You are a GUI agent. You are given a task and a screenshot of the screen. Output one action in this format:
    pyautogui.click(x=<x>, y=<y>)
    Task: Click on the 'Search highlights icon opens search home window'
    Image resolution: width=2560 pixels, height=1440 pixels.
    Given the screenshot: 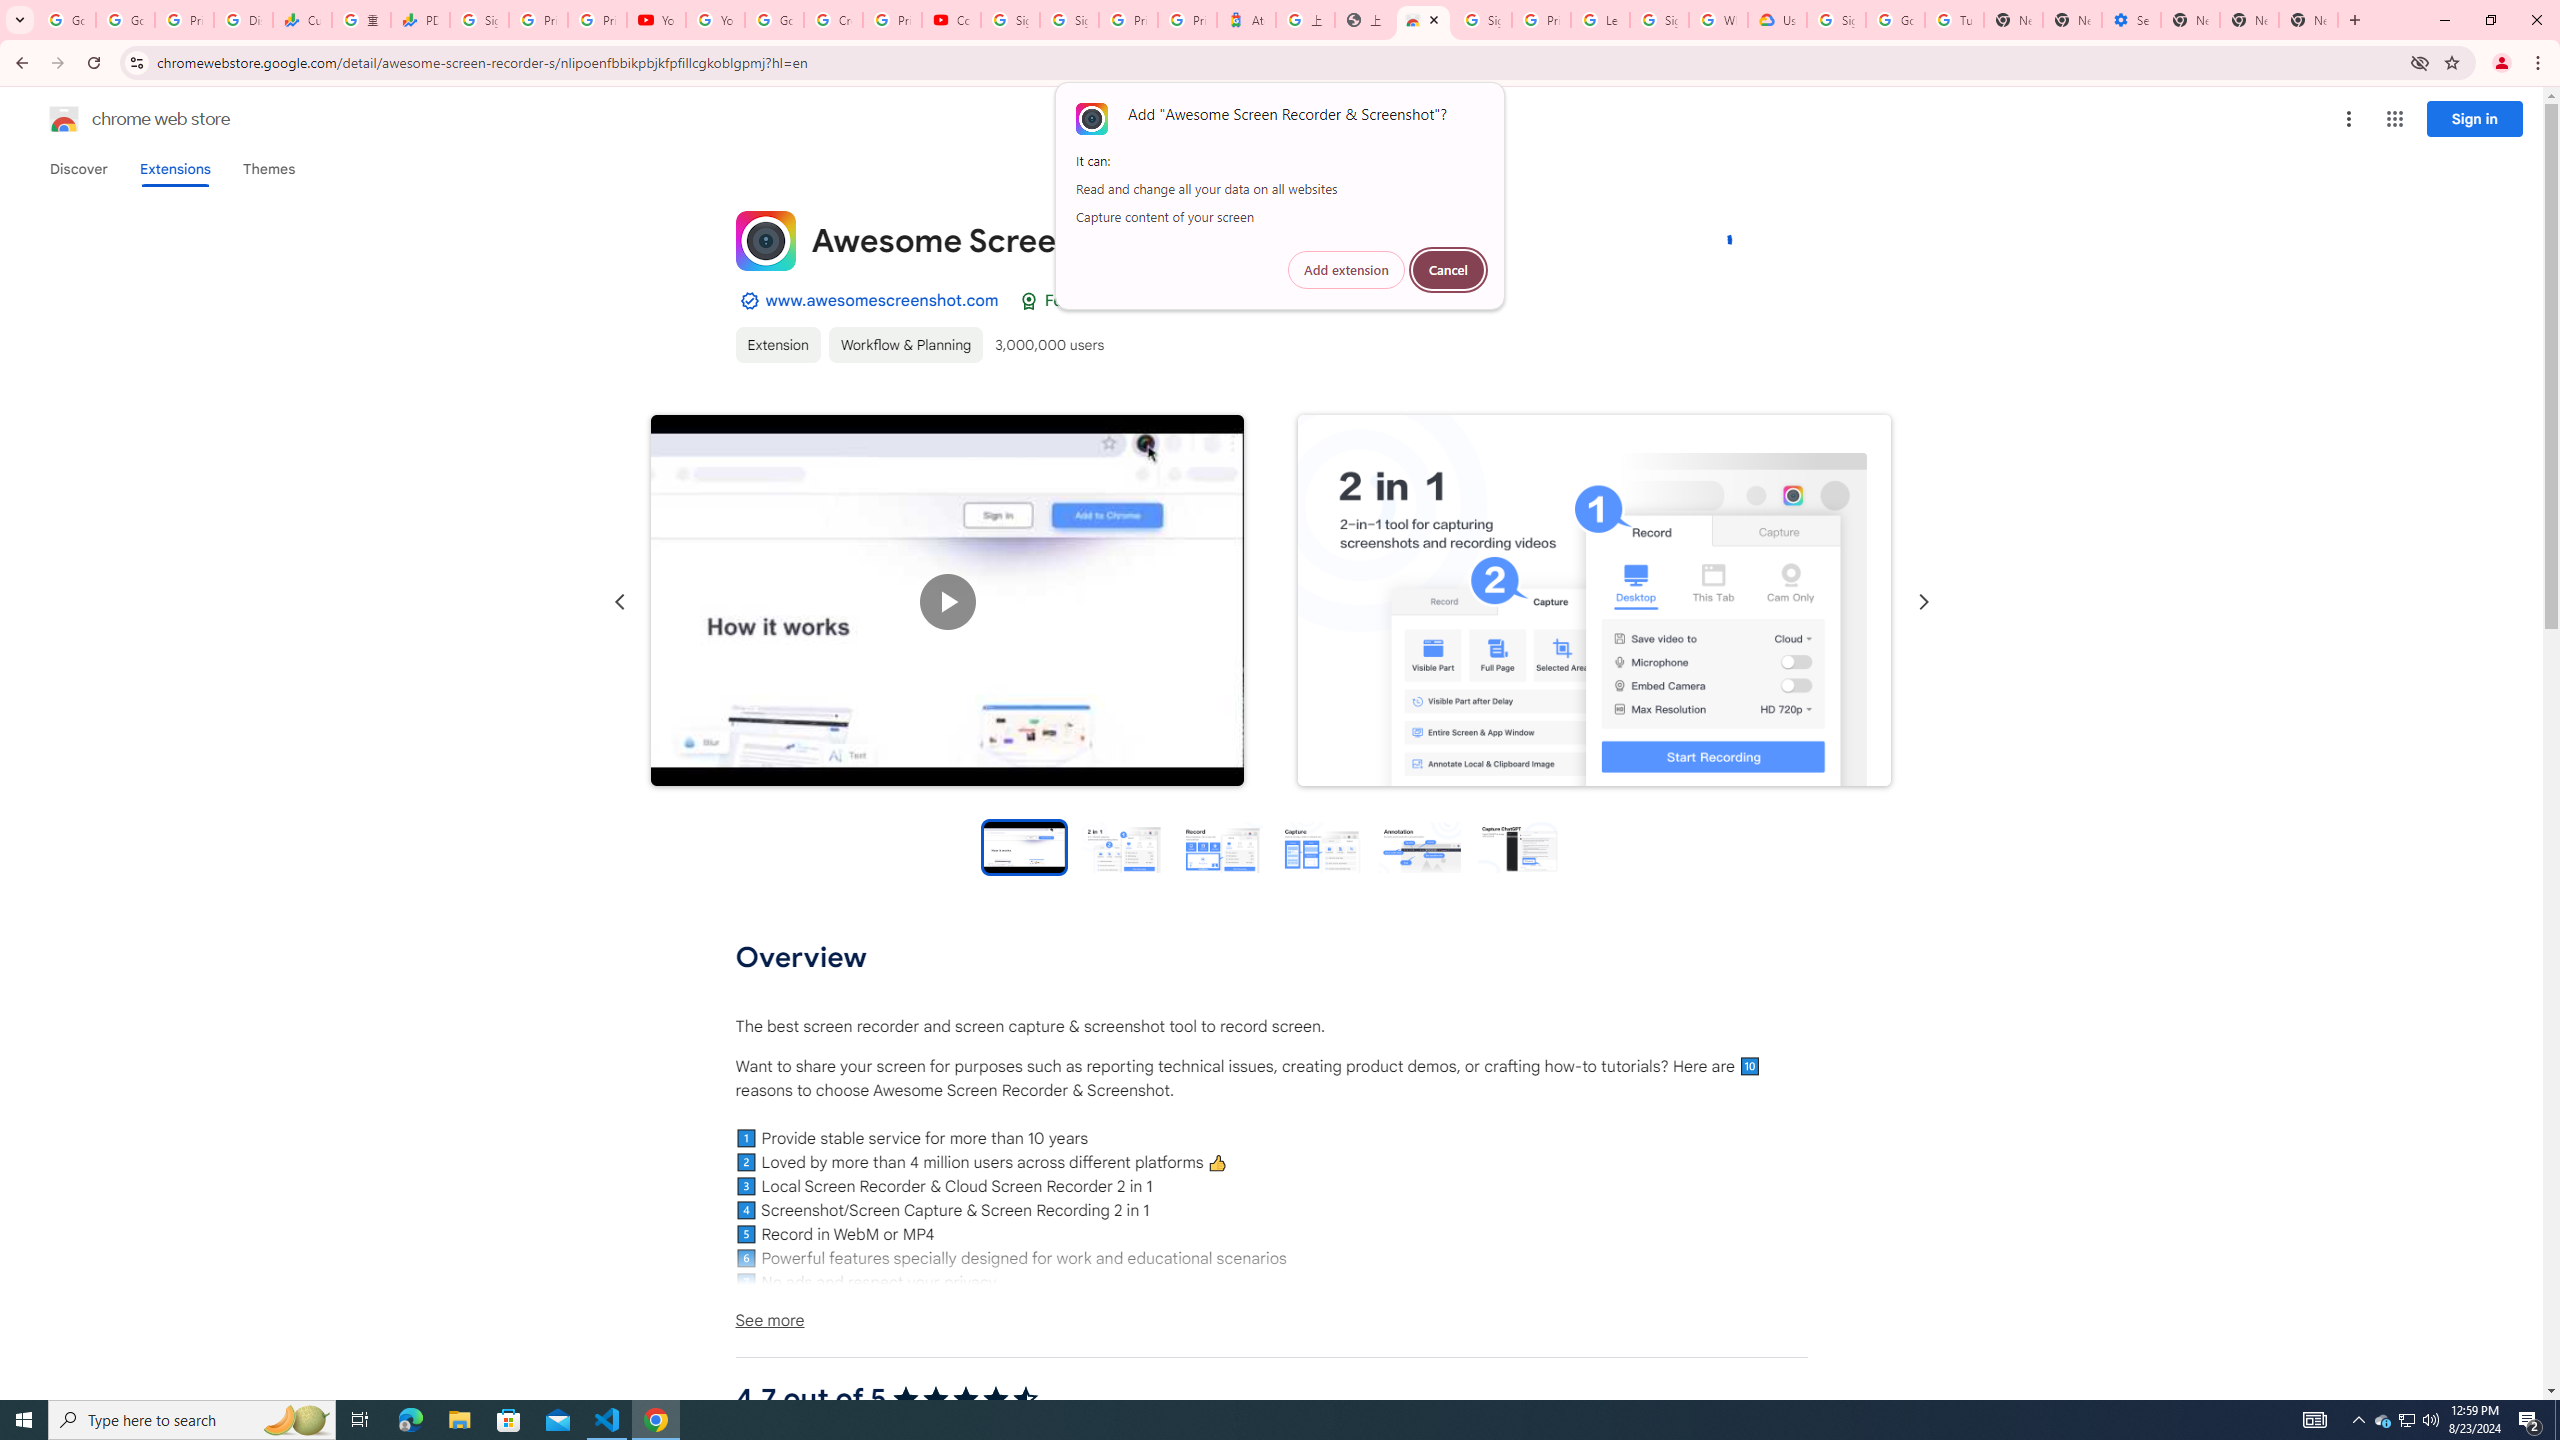 What is the action you would take?
    pyautogui.click(x=294, y=1418)
    